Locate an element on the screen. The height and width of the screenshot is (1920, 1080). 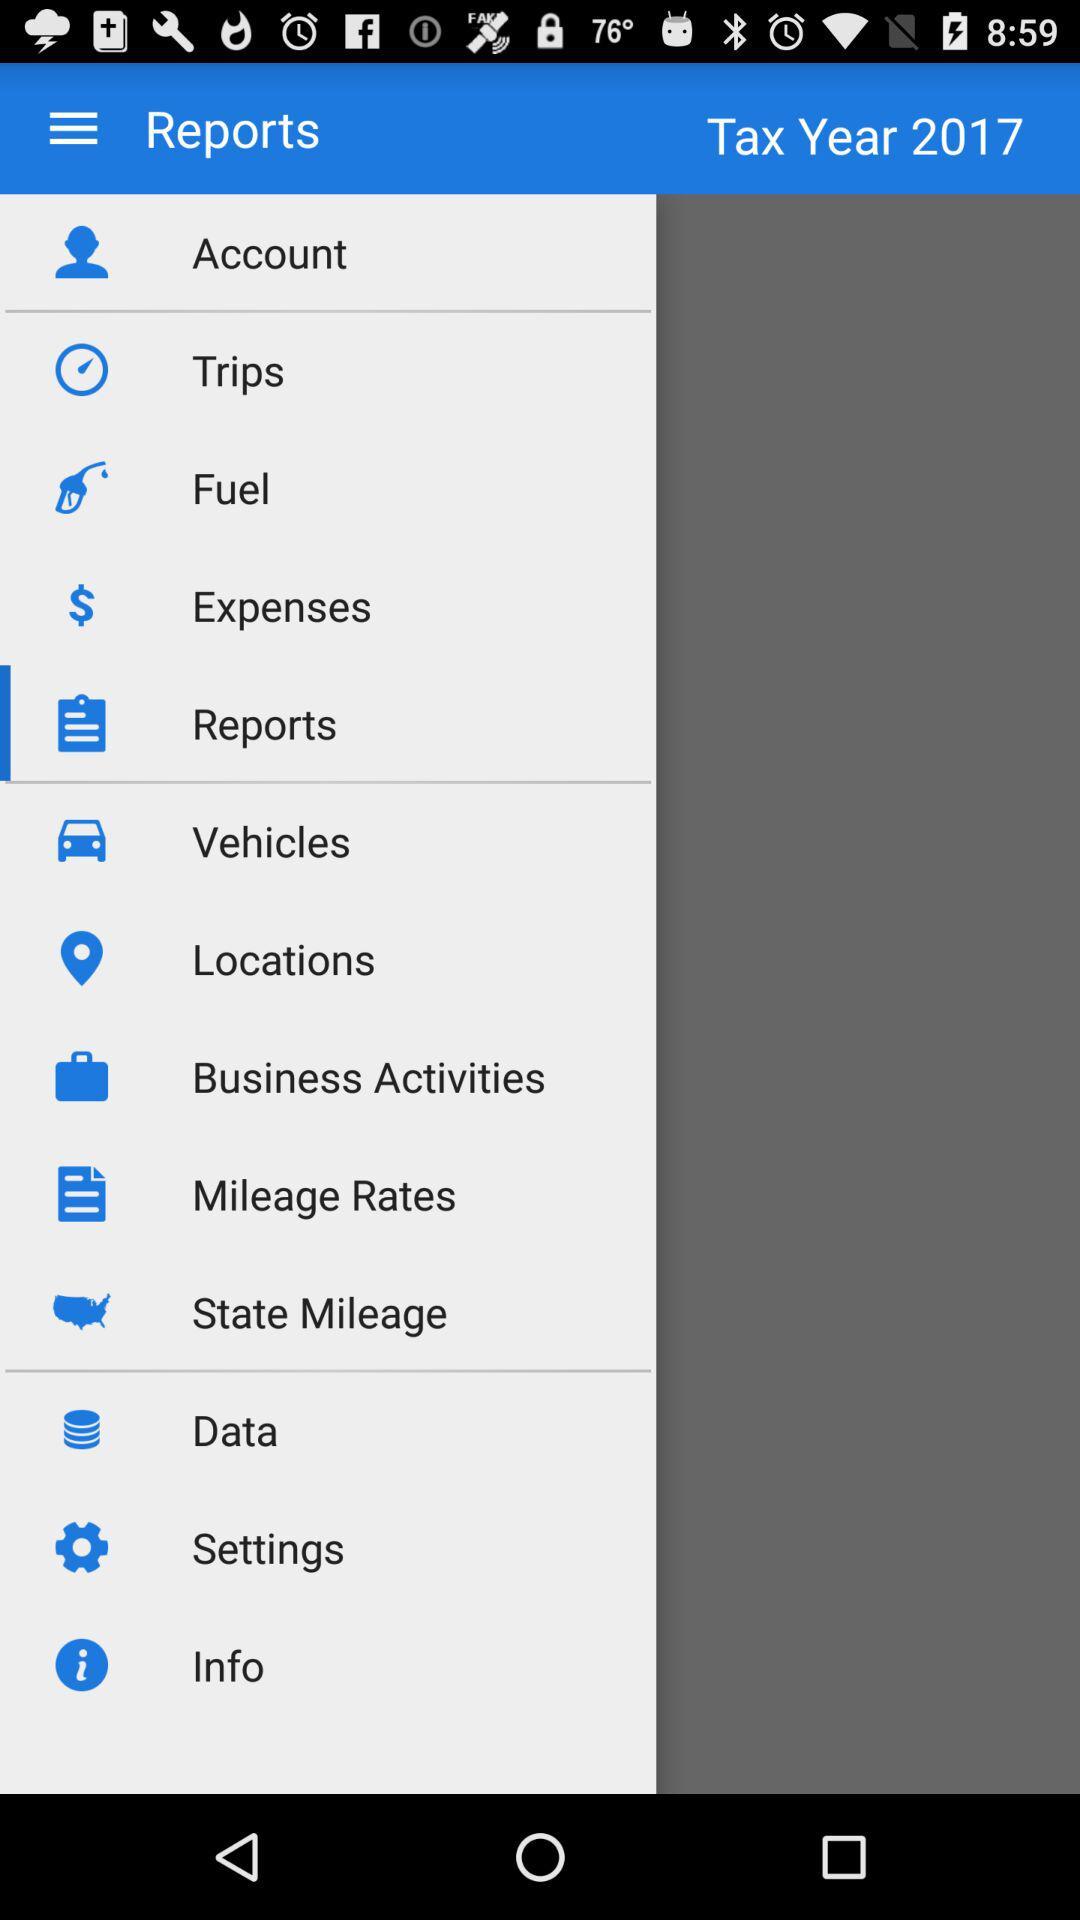
the data app is located at coordinates (234, 1428).